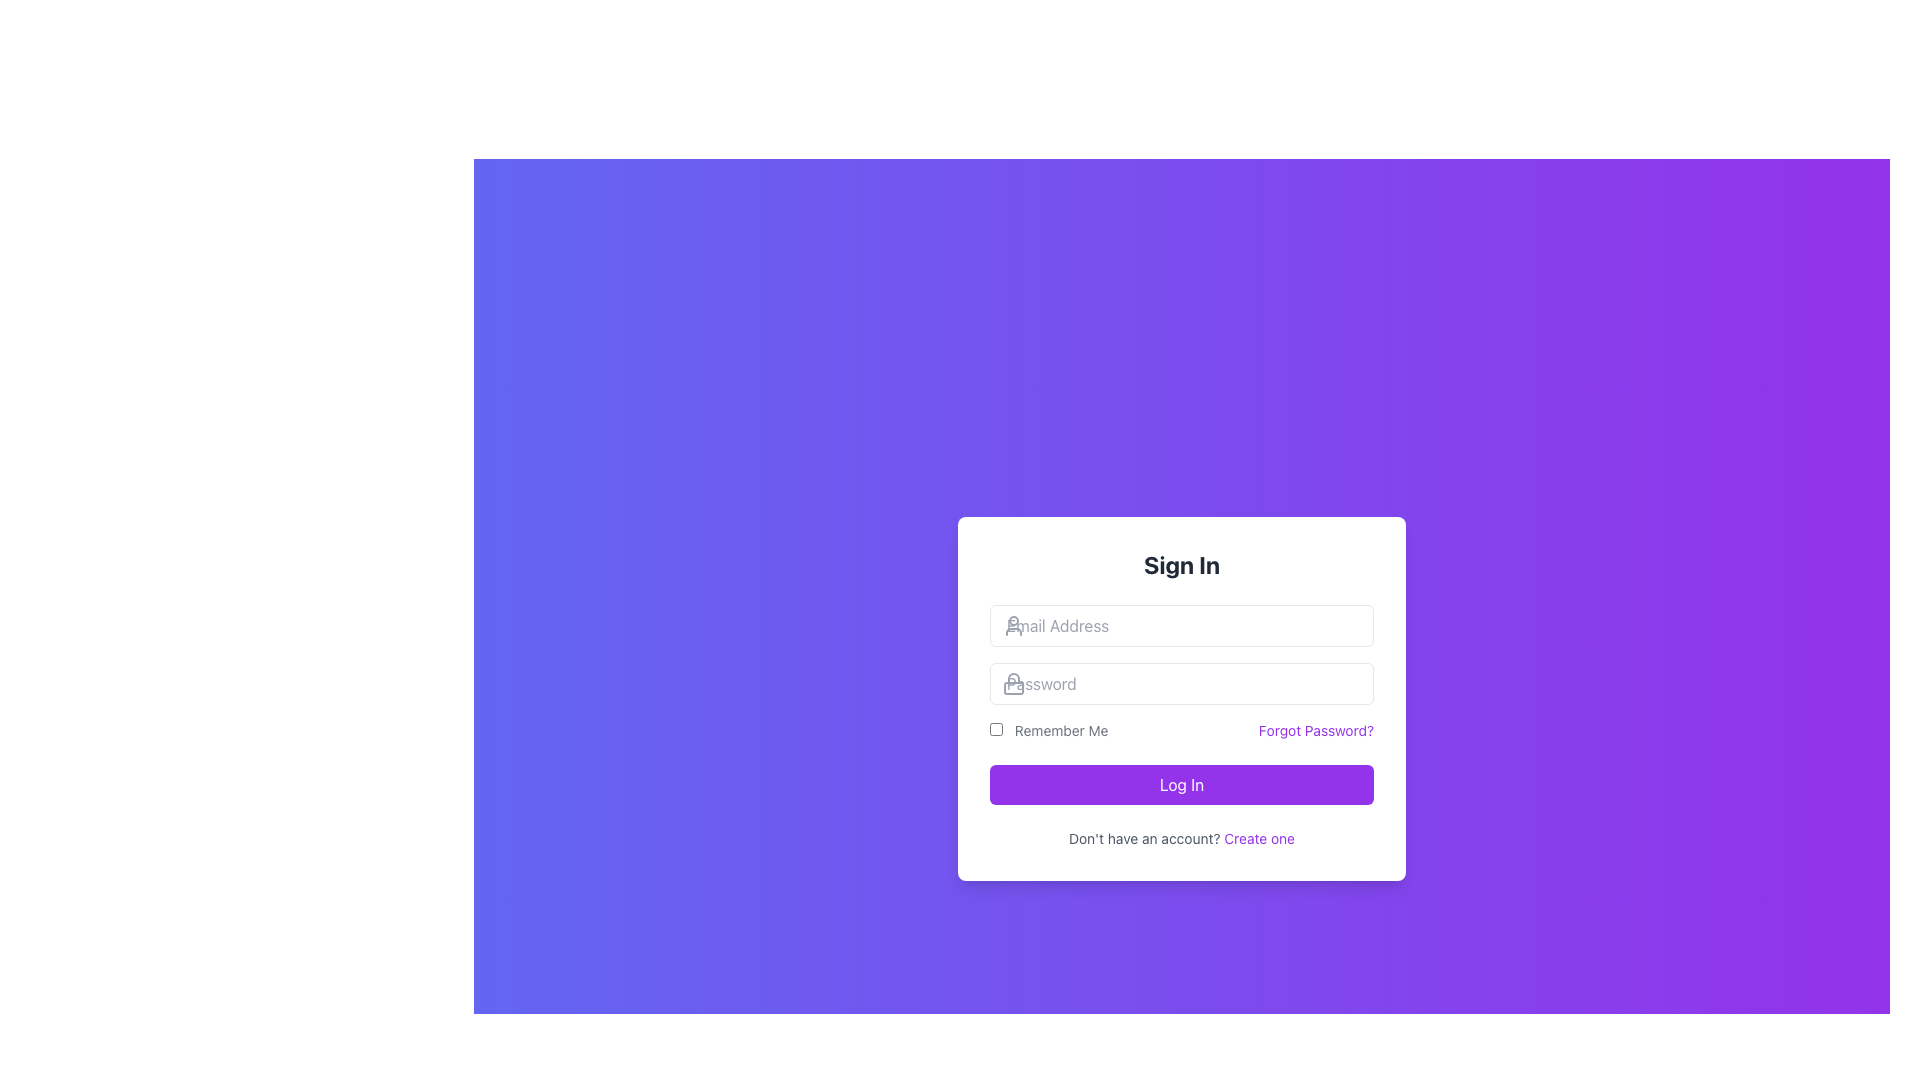  Describe the element at coordinates (1258, 838) in the screenshot. I see `the hyperlink that allows users to create a new account, located in the bottom center of the interface below the 'Log In' button` at that location.